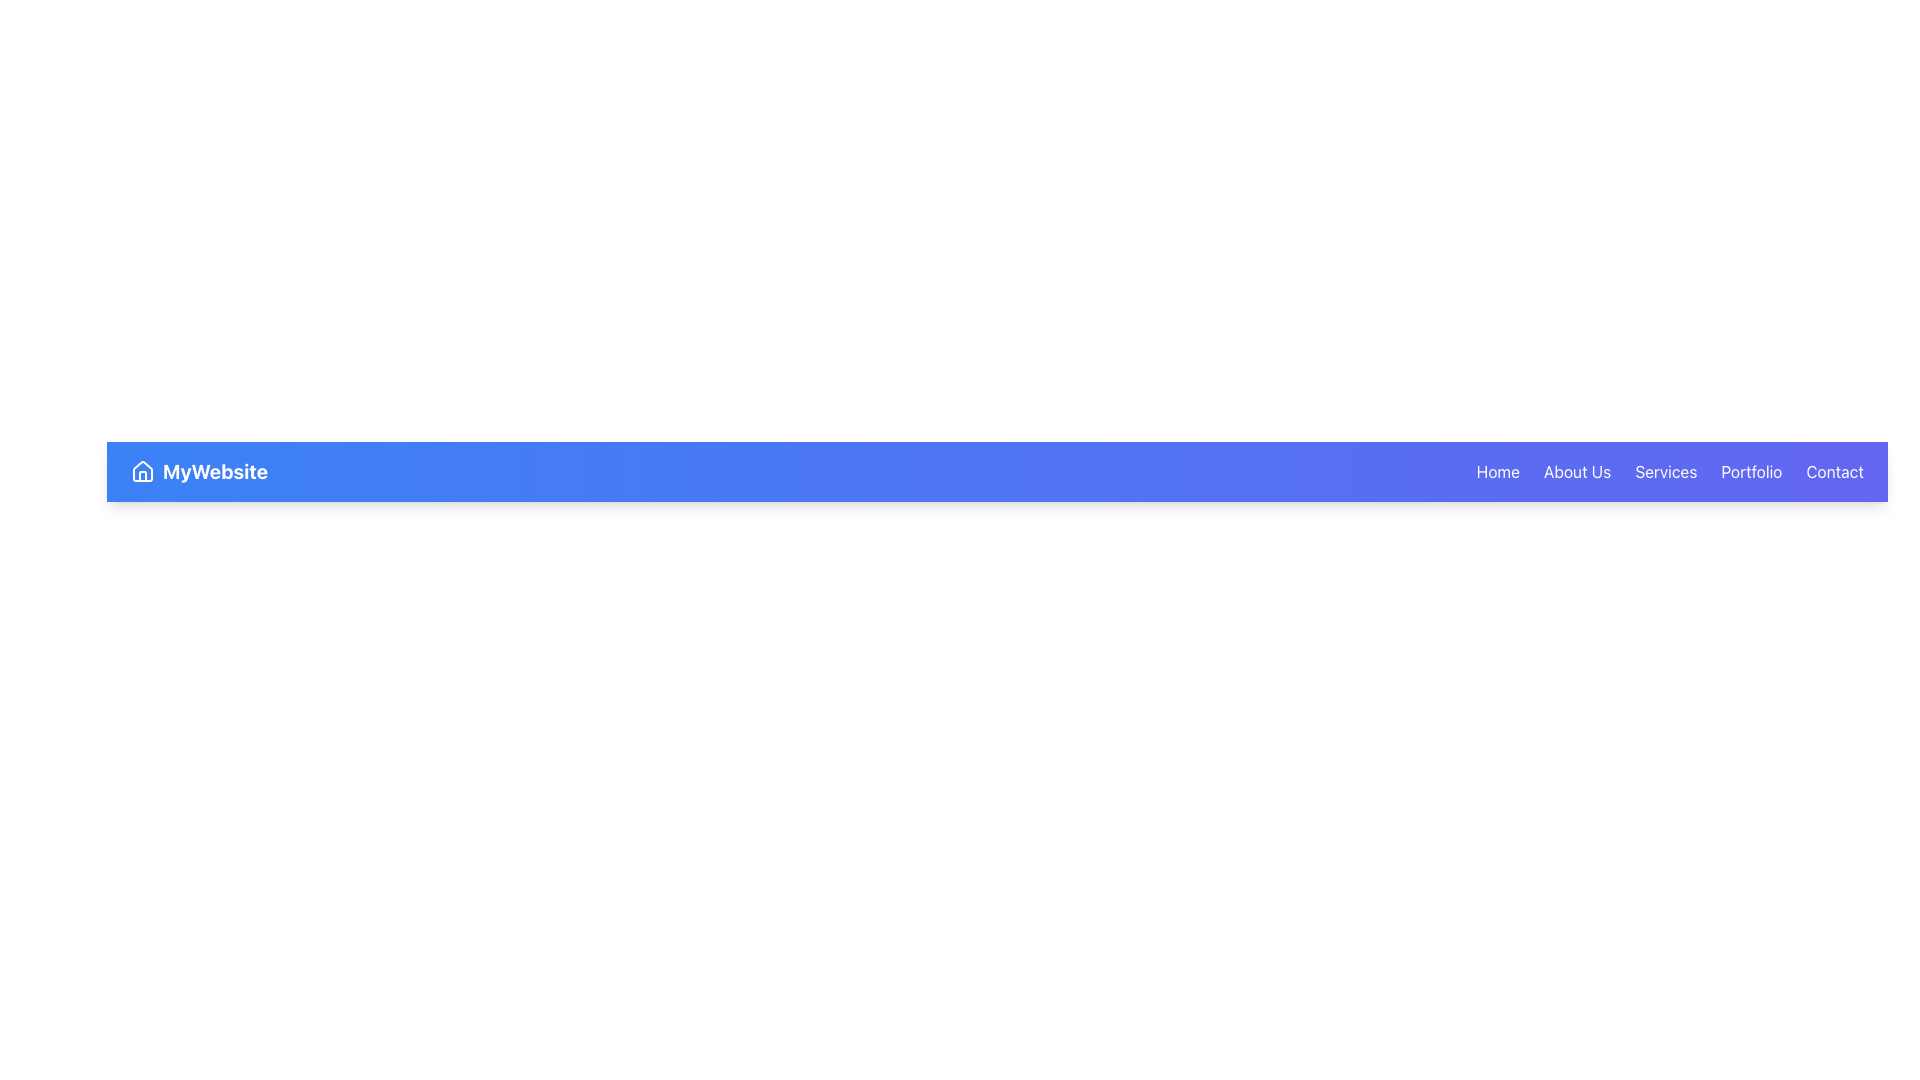 This screenshot has height=1080, width=1920. I want to click on the 'Portfolio' navigation item, which is styled in white font on a blue background, so click(1750, 471).